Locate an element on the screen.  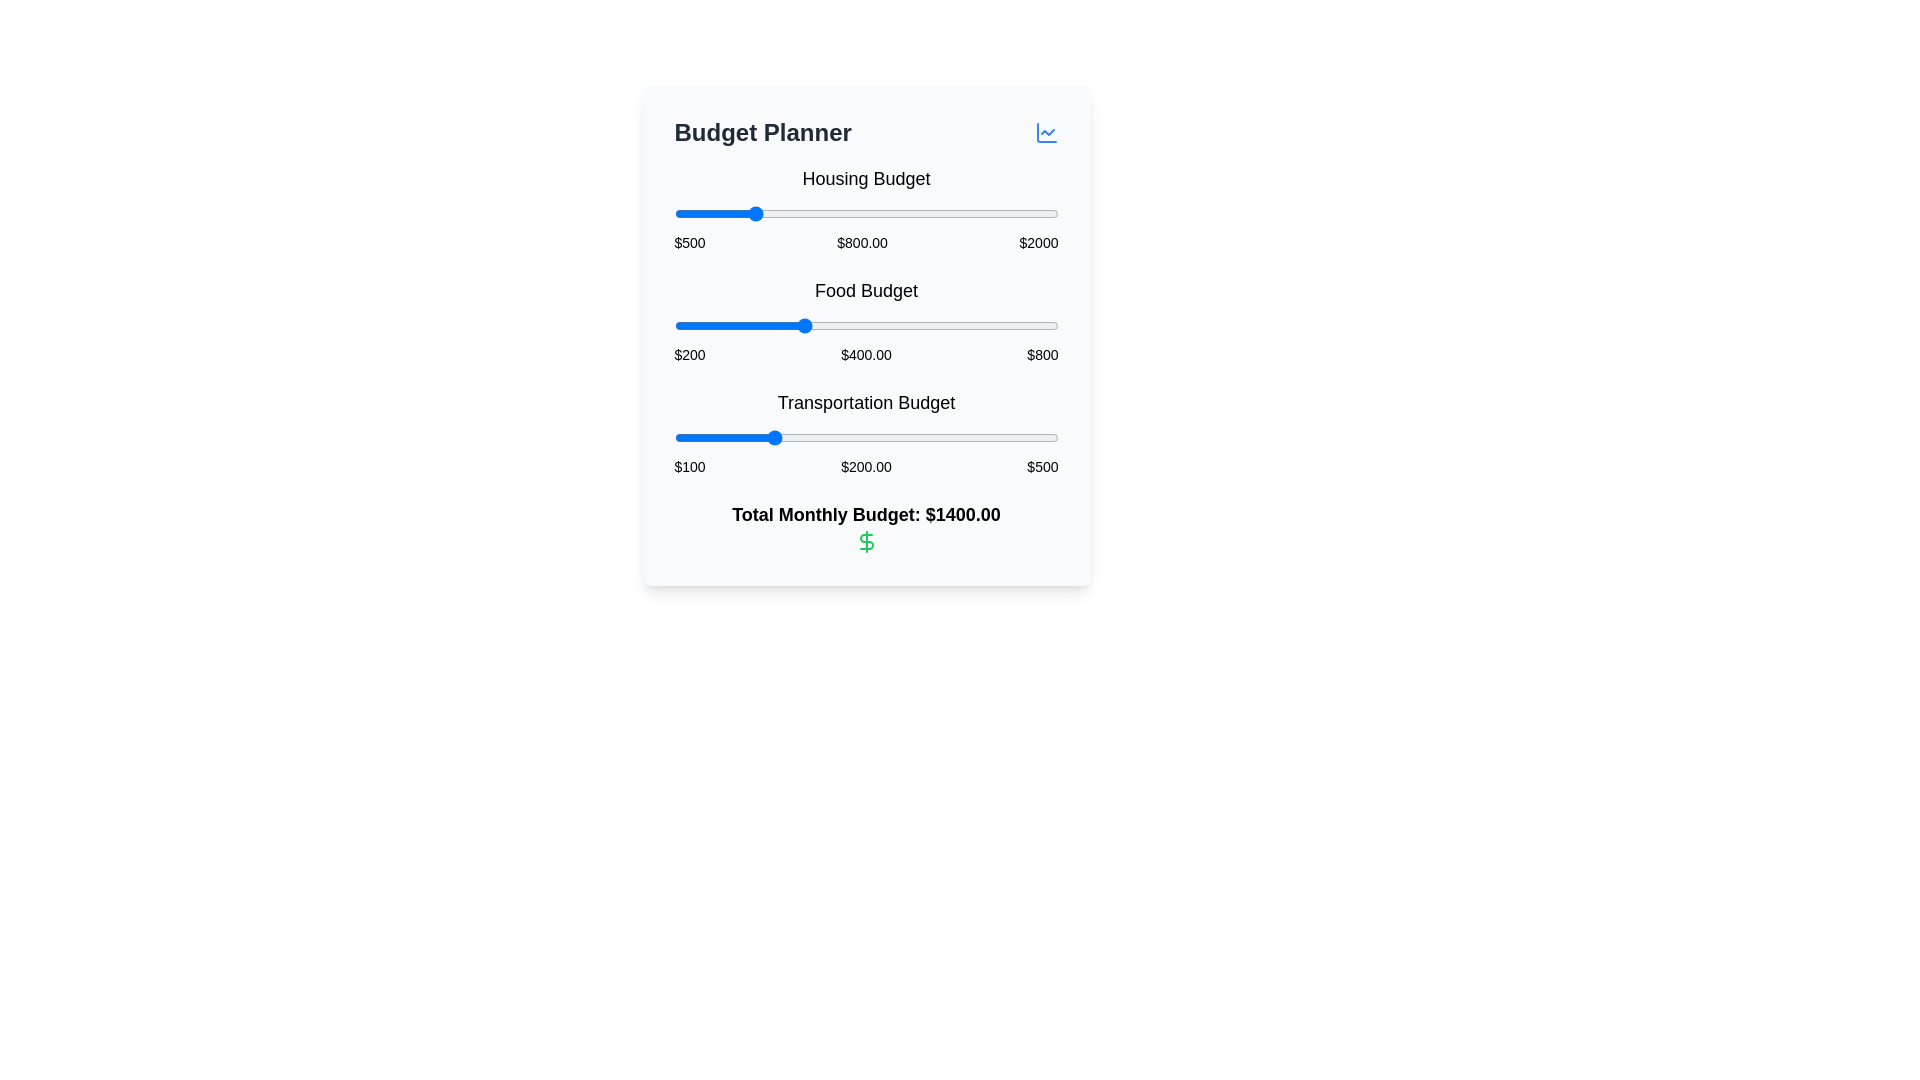
the static text label displaying '$400.00' located in the 'Food Budget' section, which is positioned between two other monetary values and next to a slider control is located at coordinates (866, 353).